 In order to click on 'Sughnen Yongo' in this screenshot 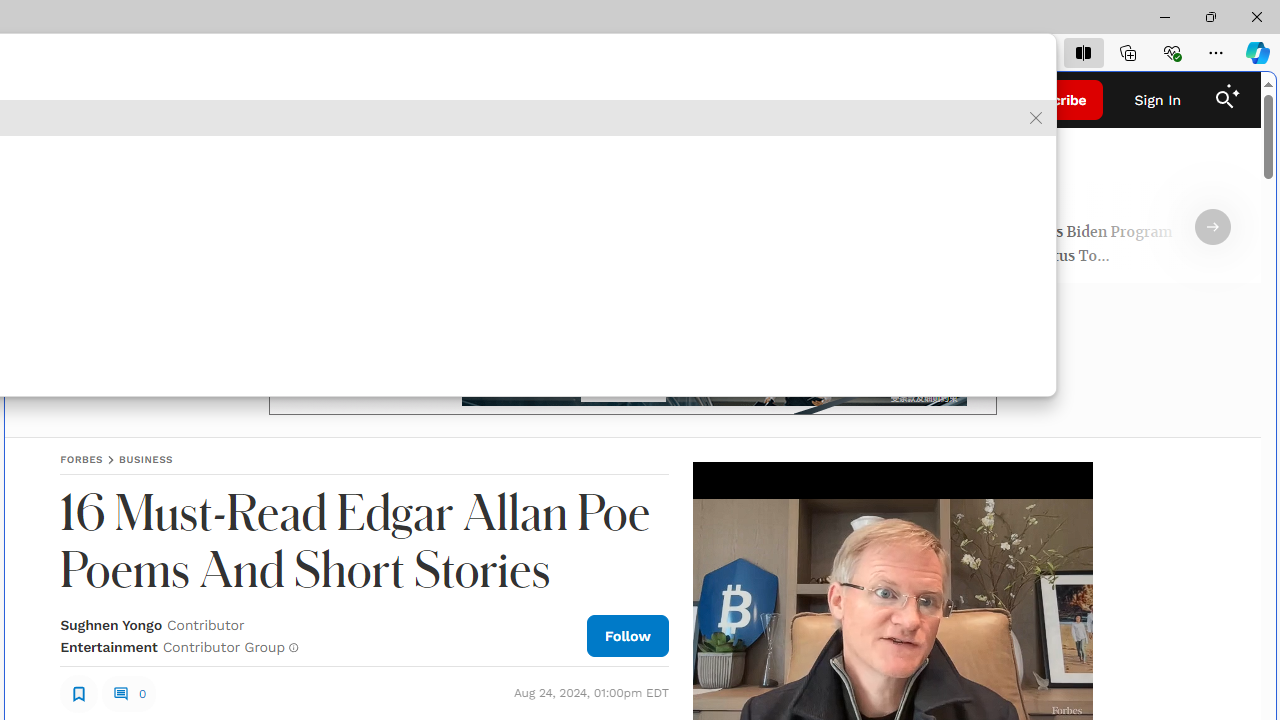, I will do `click(110, 623)`.